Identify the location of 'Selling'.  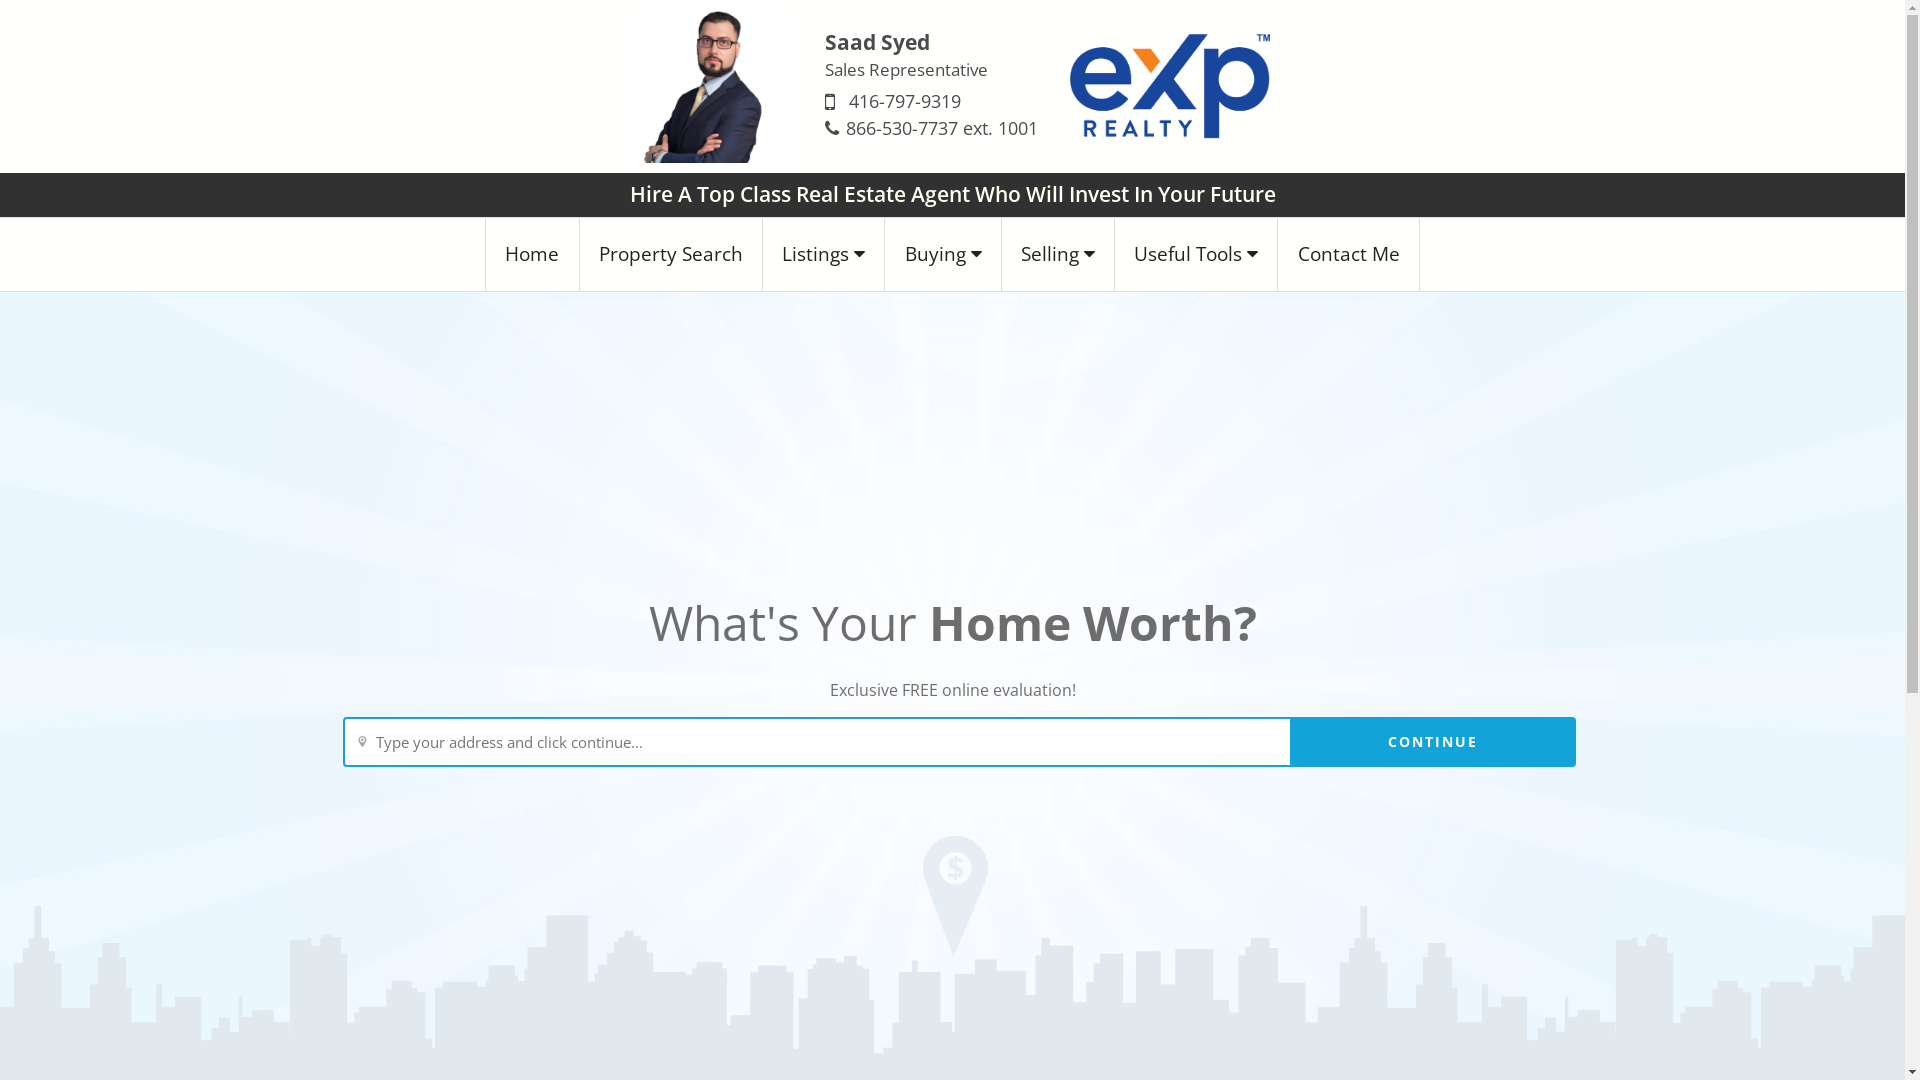
(1057, 253).